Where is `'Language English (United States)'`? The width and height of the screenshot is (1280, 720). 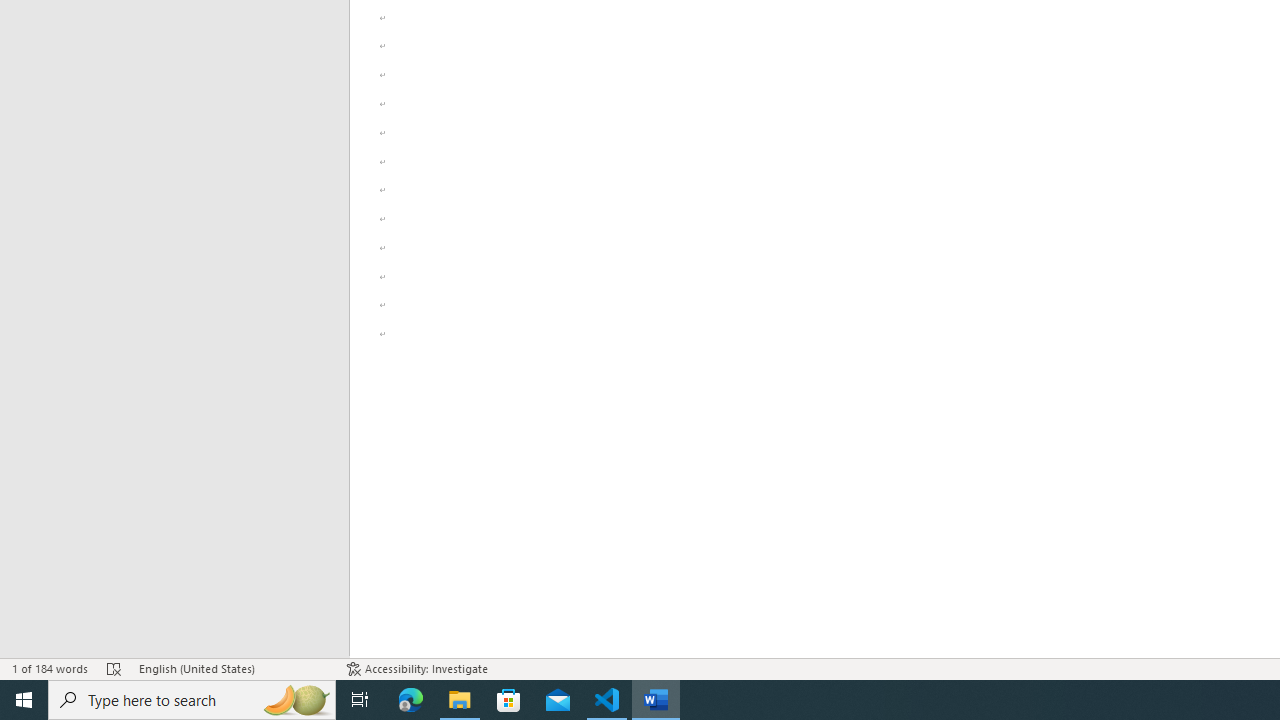 'Language English (United States)' is located at coordinates (232, 669).